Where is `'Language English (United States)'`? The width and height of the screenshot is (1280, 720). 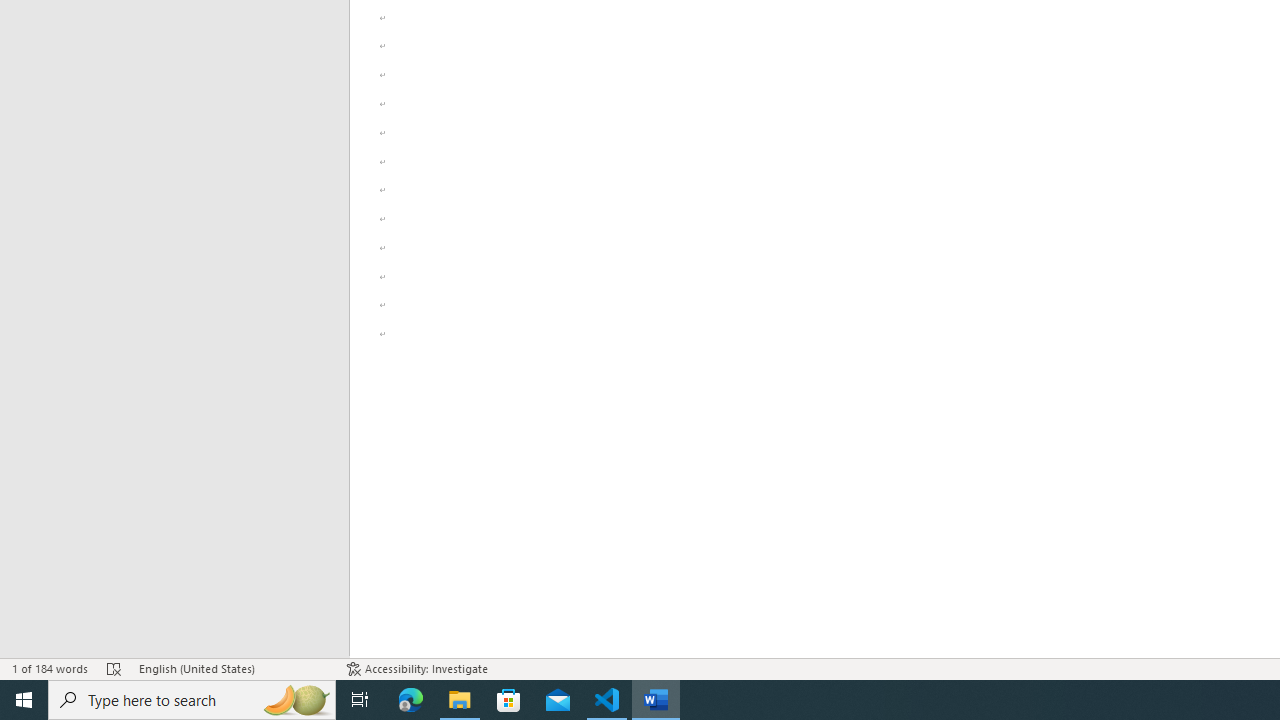 'Language English (United States)' is located at coordinates (232, 669).